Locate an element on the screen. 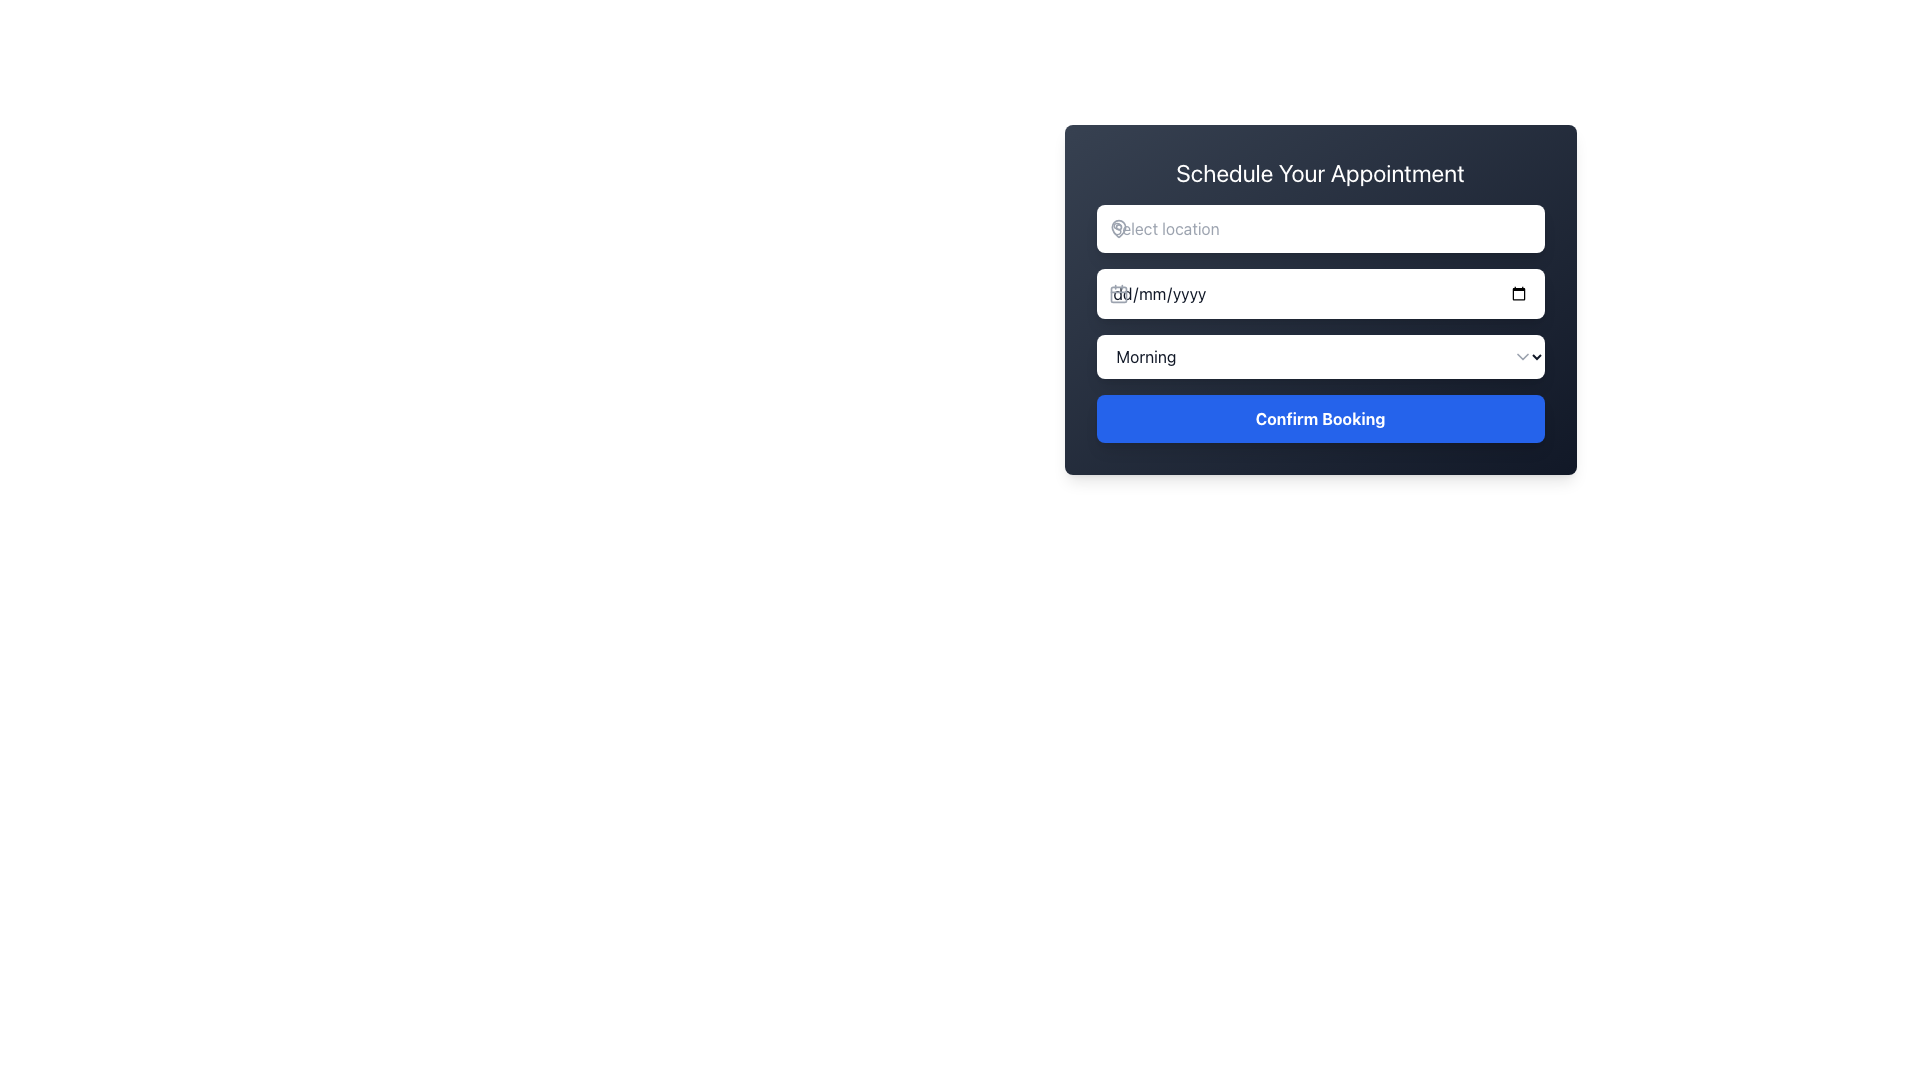  the dropdown menu that displays 'Morning' is located at coordinates (1320, 356).